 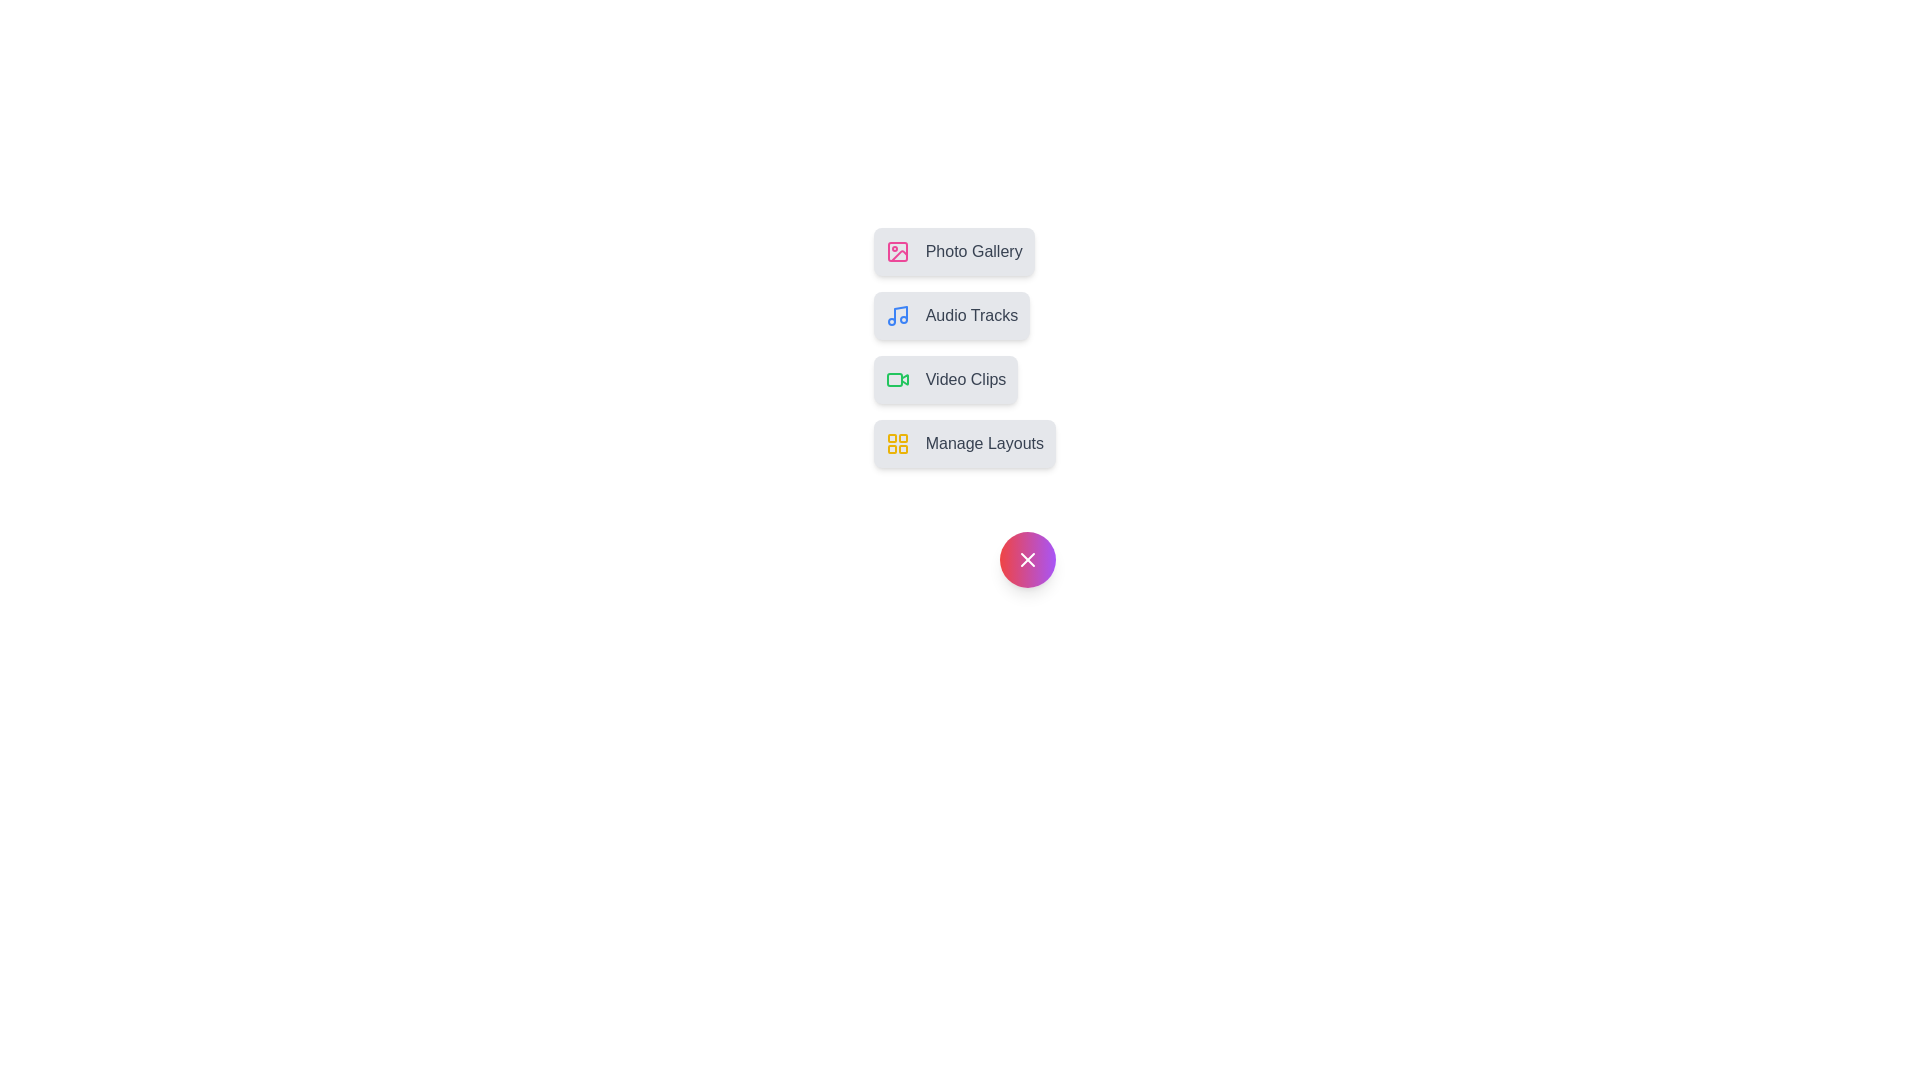 I want to click on the 'Video Clips' button, which is a rectangular button with a light gray background, rounded corners, and a green video camera icon on the left, to potentially display additional information or styles, so click(x=944, y=380).